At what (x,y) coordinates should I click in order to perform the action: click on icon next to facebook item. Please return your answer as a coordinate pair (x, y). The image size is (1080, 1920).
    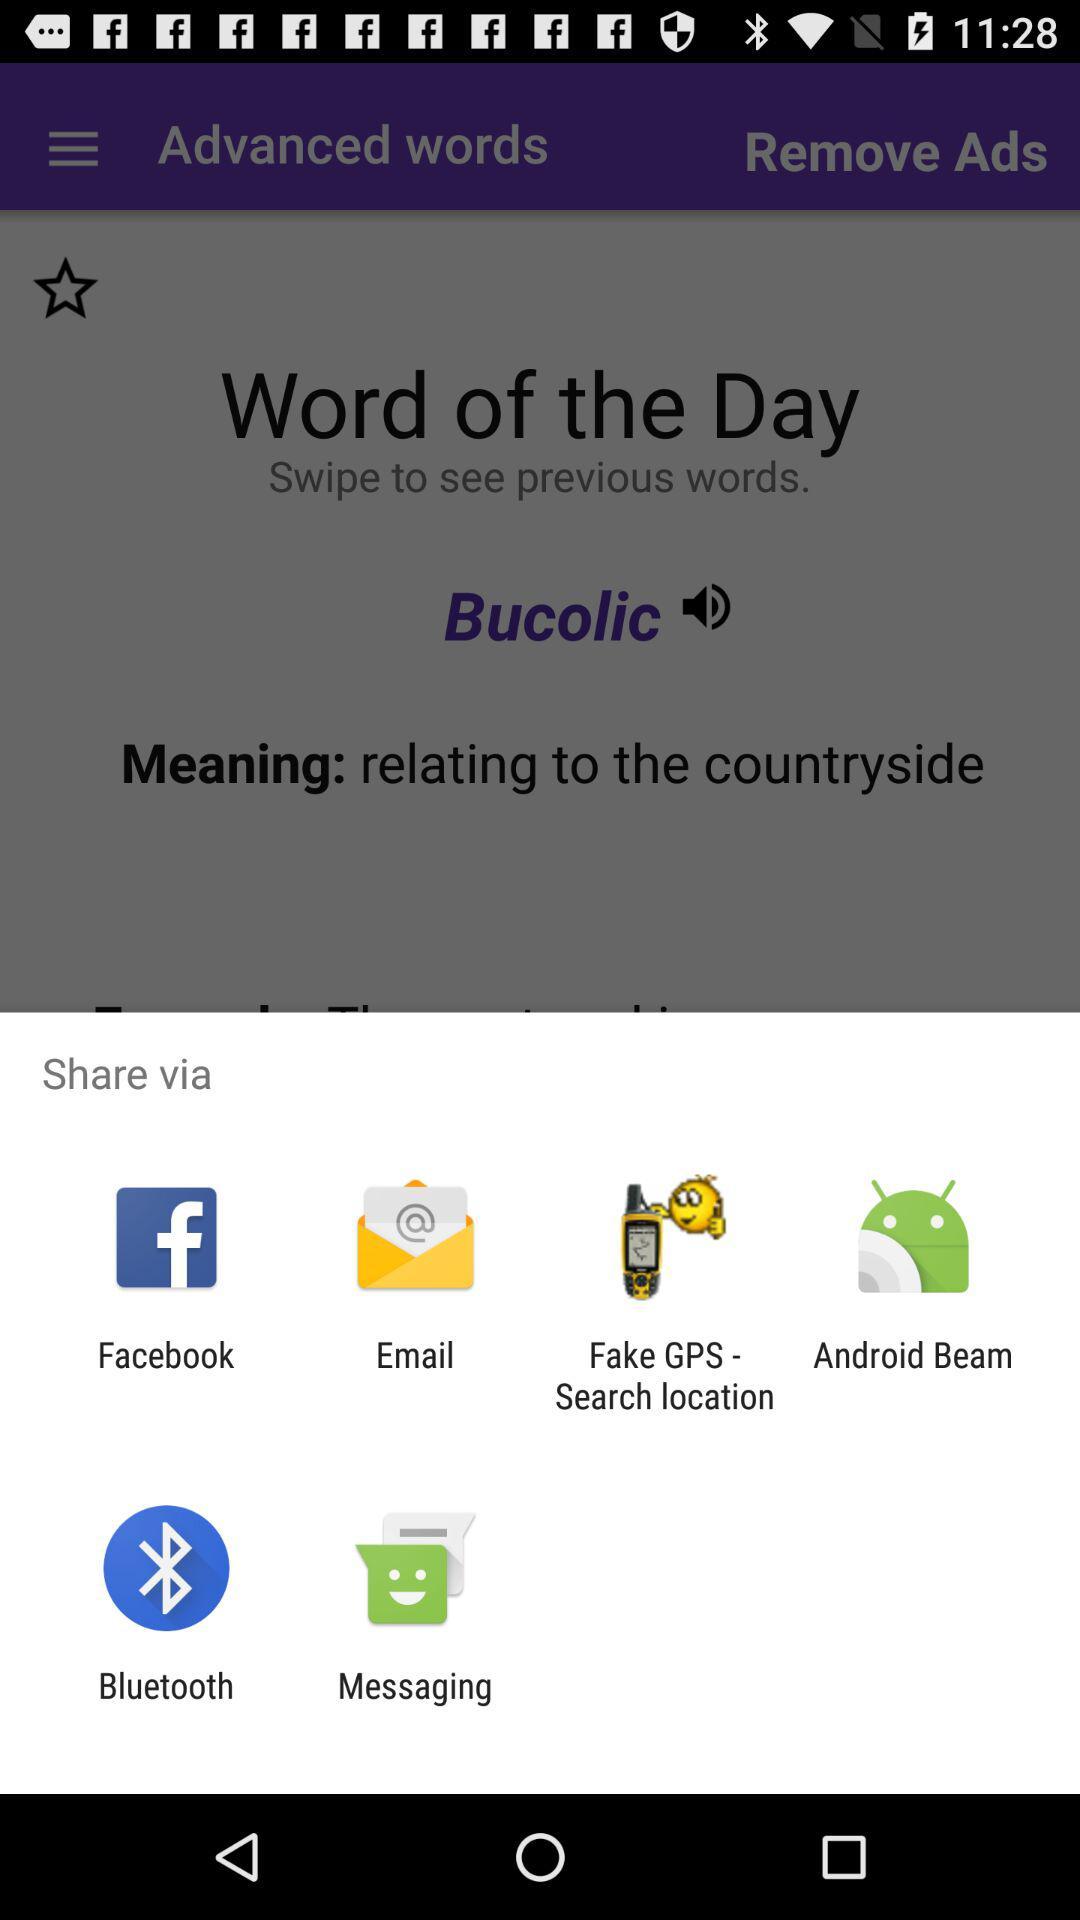
    Looking at the image, I should click on (414, 1374).